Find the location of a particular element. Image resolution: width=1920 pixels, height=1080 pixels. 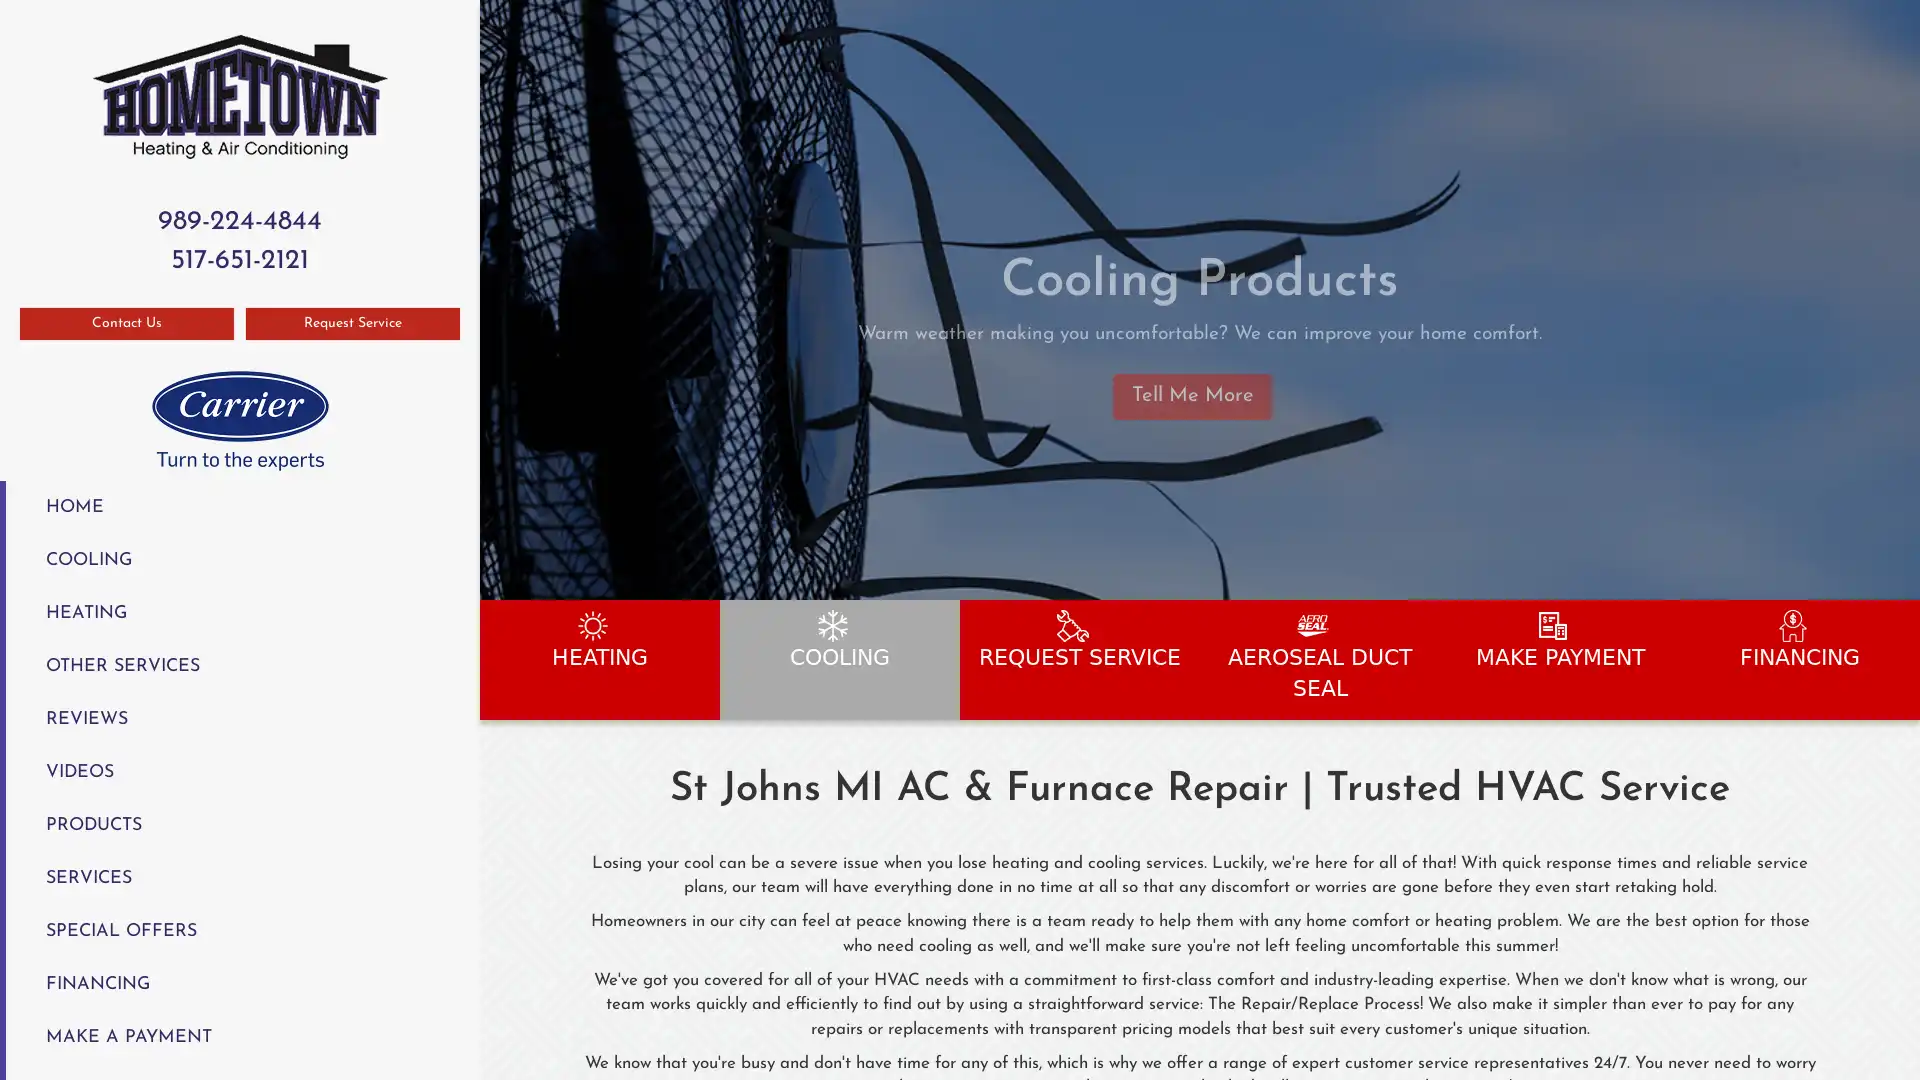

Contact Us is located at coordinates (125, 322).